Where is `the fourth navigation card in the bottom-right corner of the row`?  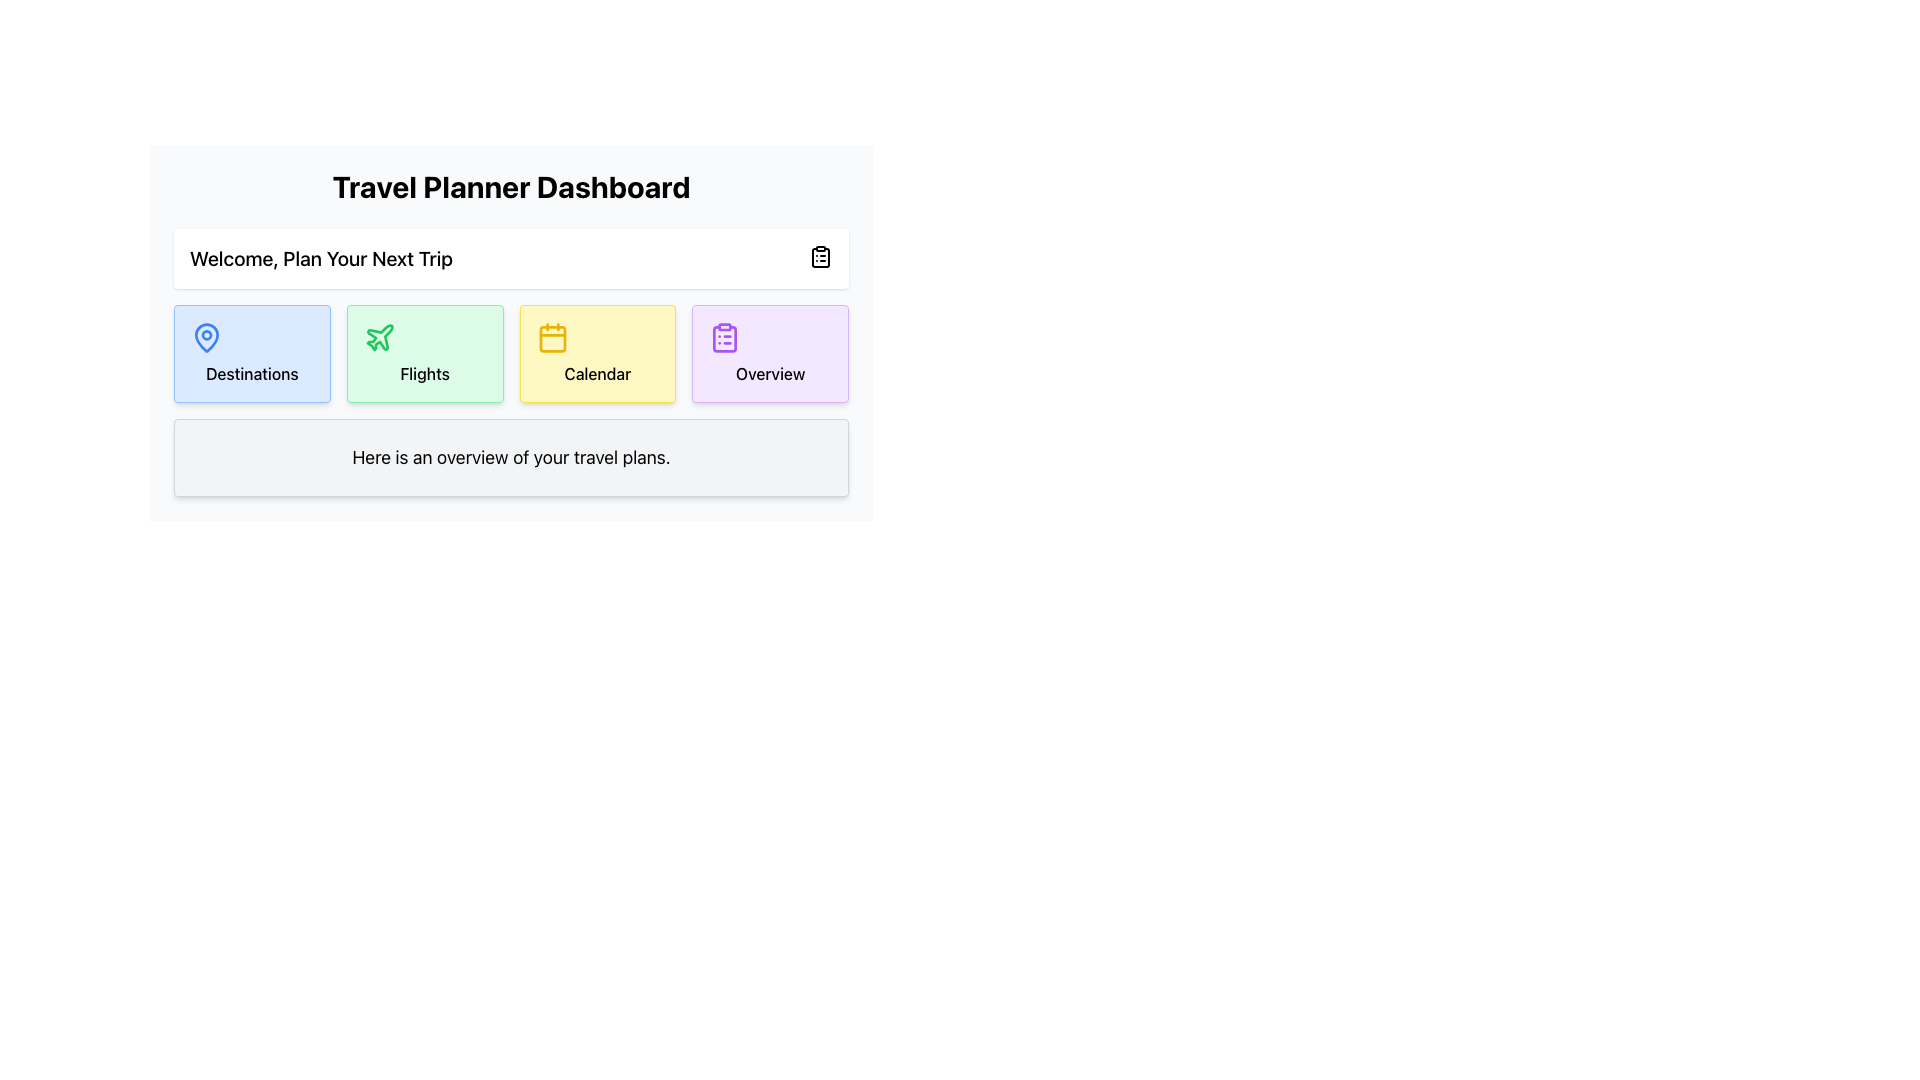 the fourth navigation card in the bottom-right corner of the row is located at coordinates (769, 353).